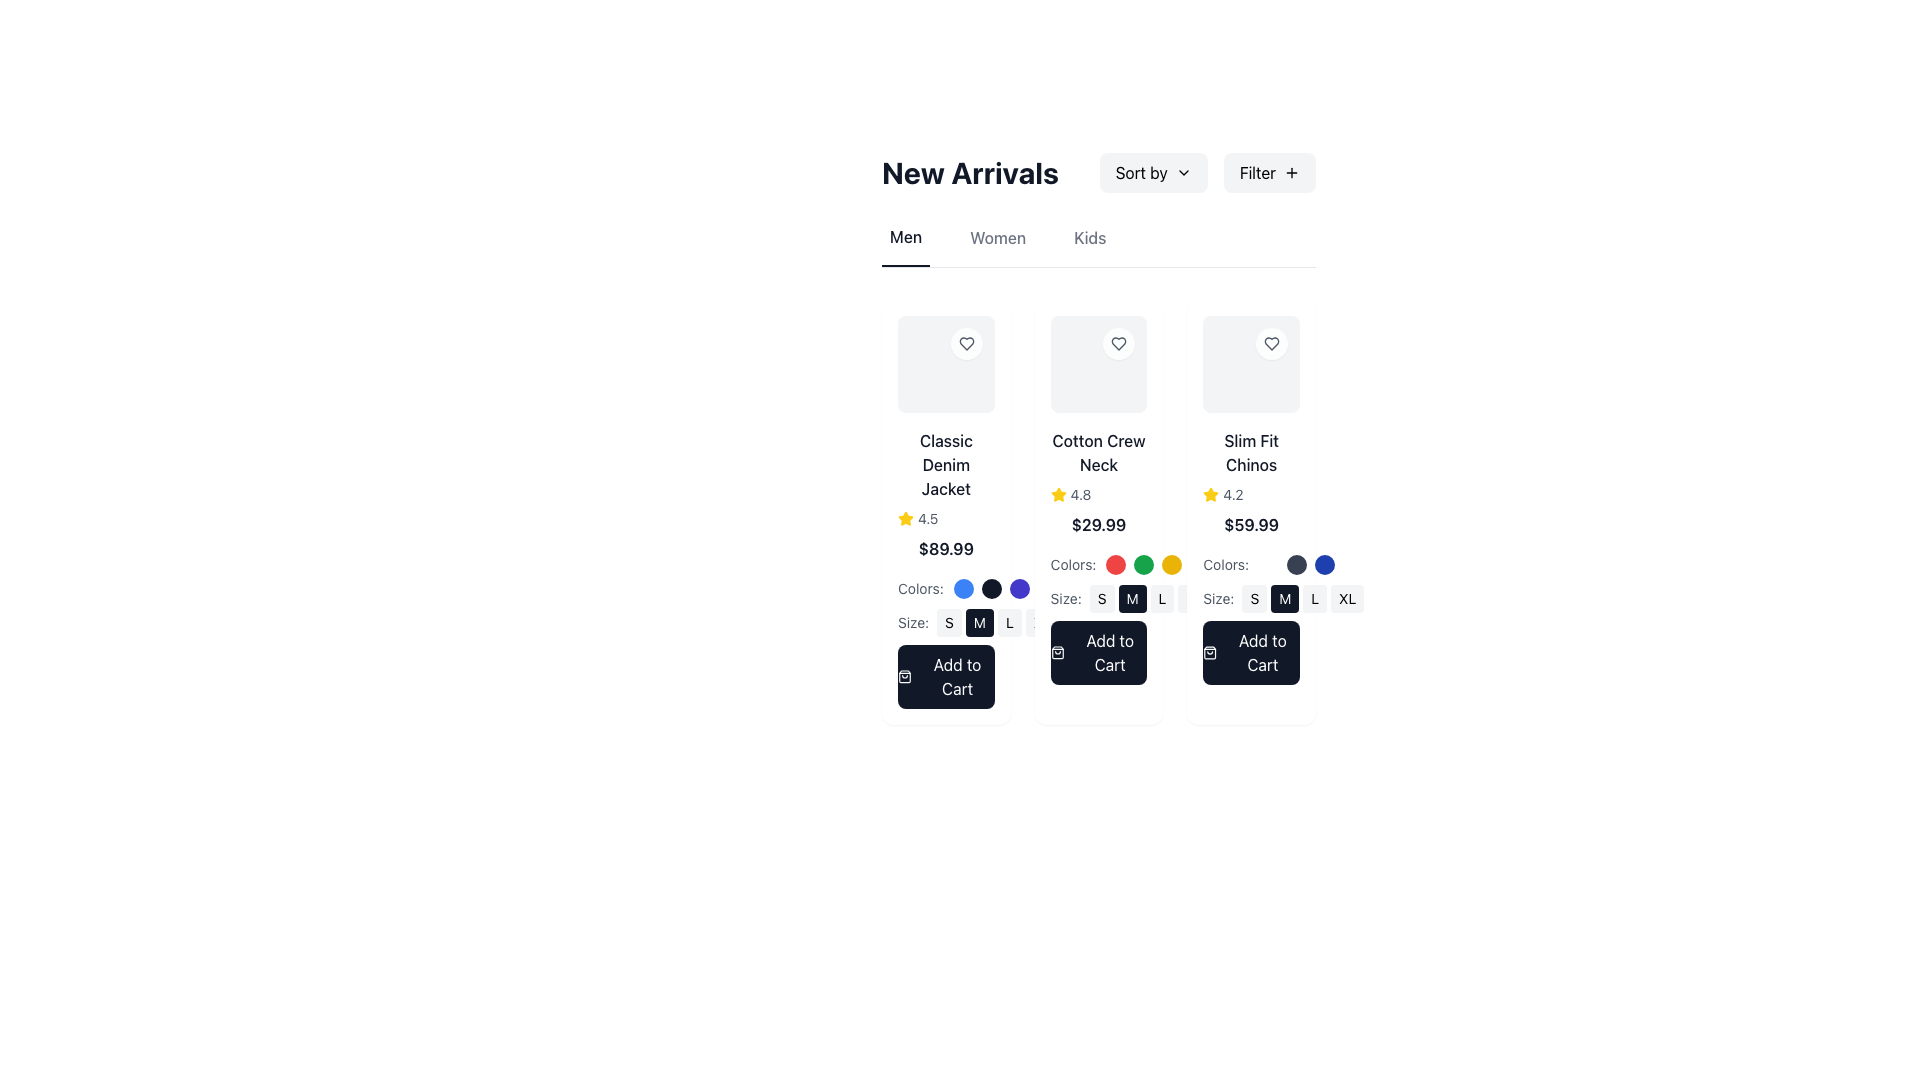 The image size is (1920, 1080). Describe the element at coordinates (1297, 564) in the screenshot. I see `the second circular icon with a dark gray background and a white border in the 'Colors:' section below the product titled 'Slim Fit Chinos'` at that location.